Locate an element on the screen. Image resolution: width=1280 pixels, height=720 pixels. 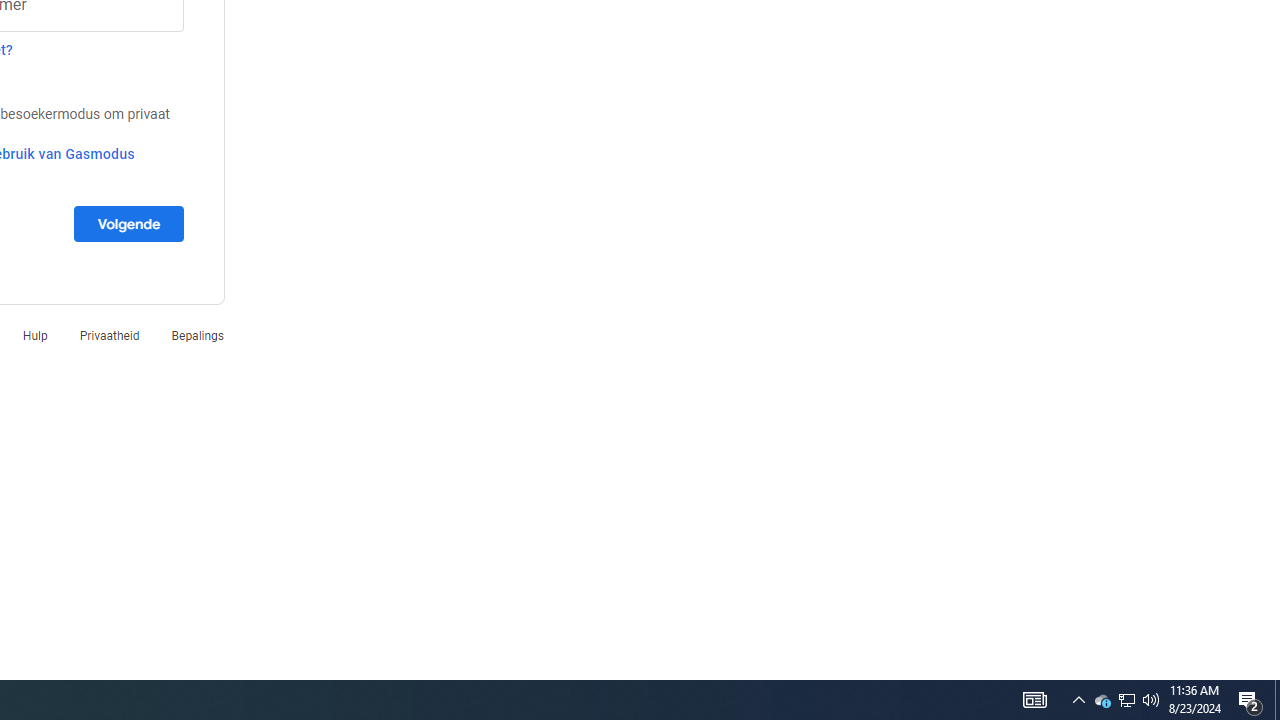
'Privaatheid' is located at coordinates (108, 334).